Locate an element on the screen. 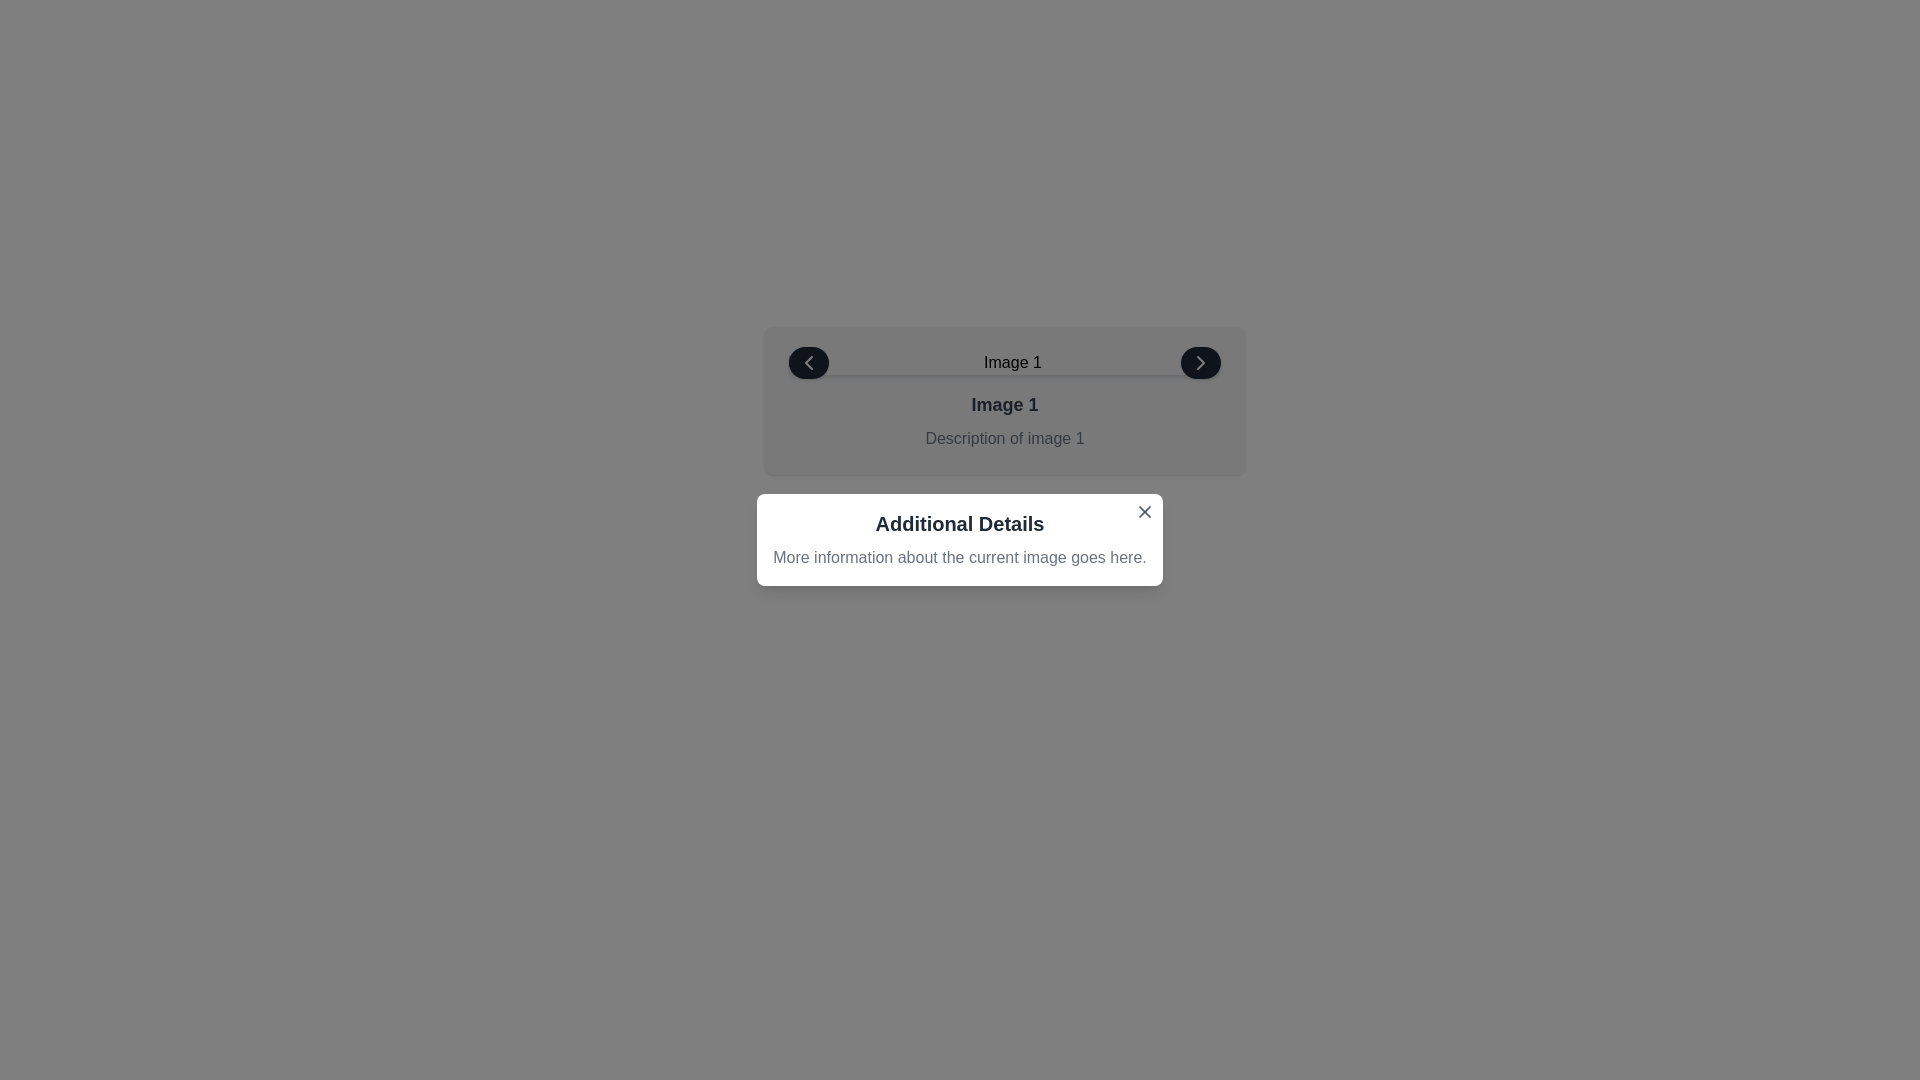  the navigation icon located in the rightmost section of the horizontal navigation bar is located at coordinates (1200, 362).